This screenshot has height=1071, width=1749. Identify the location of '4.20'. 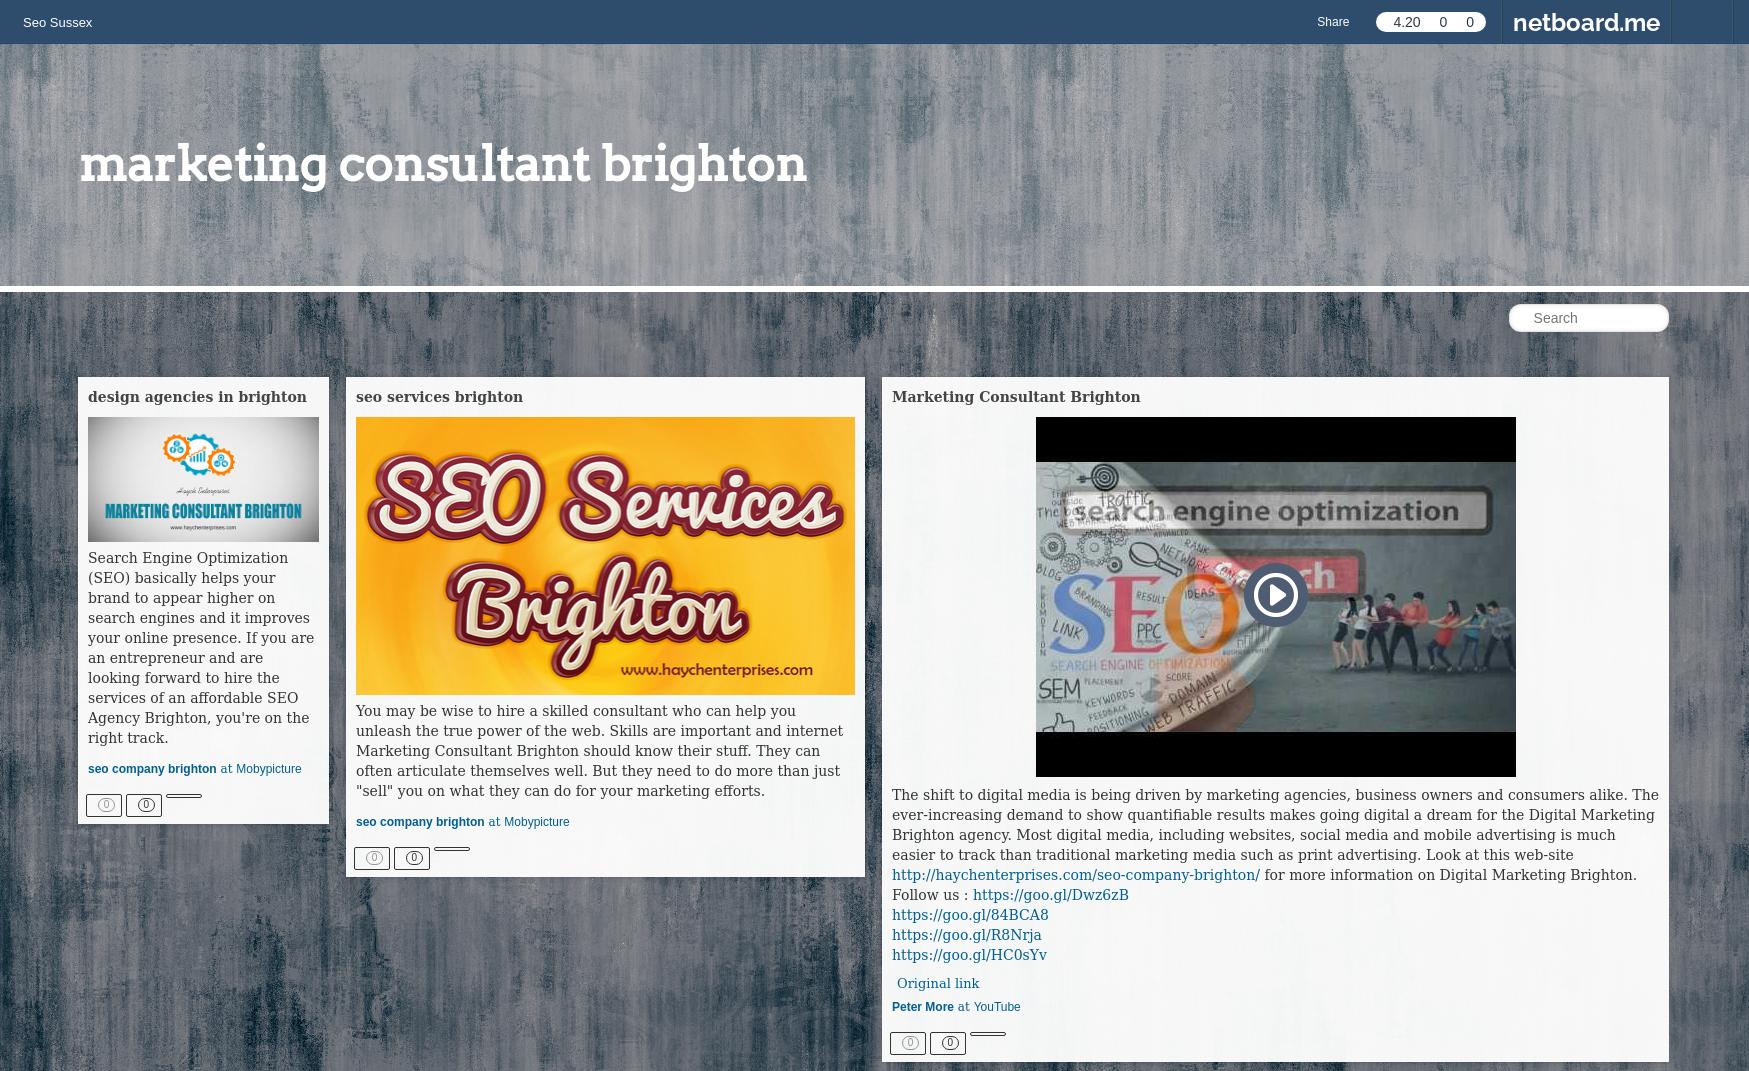
(1405, 20).